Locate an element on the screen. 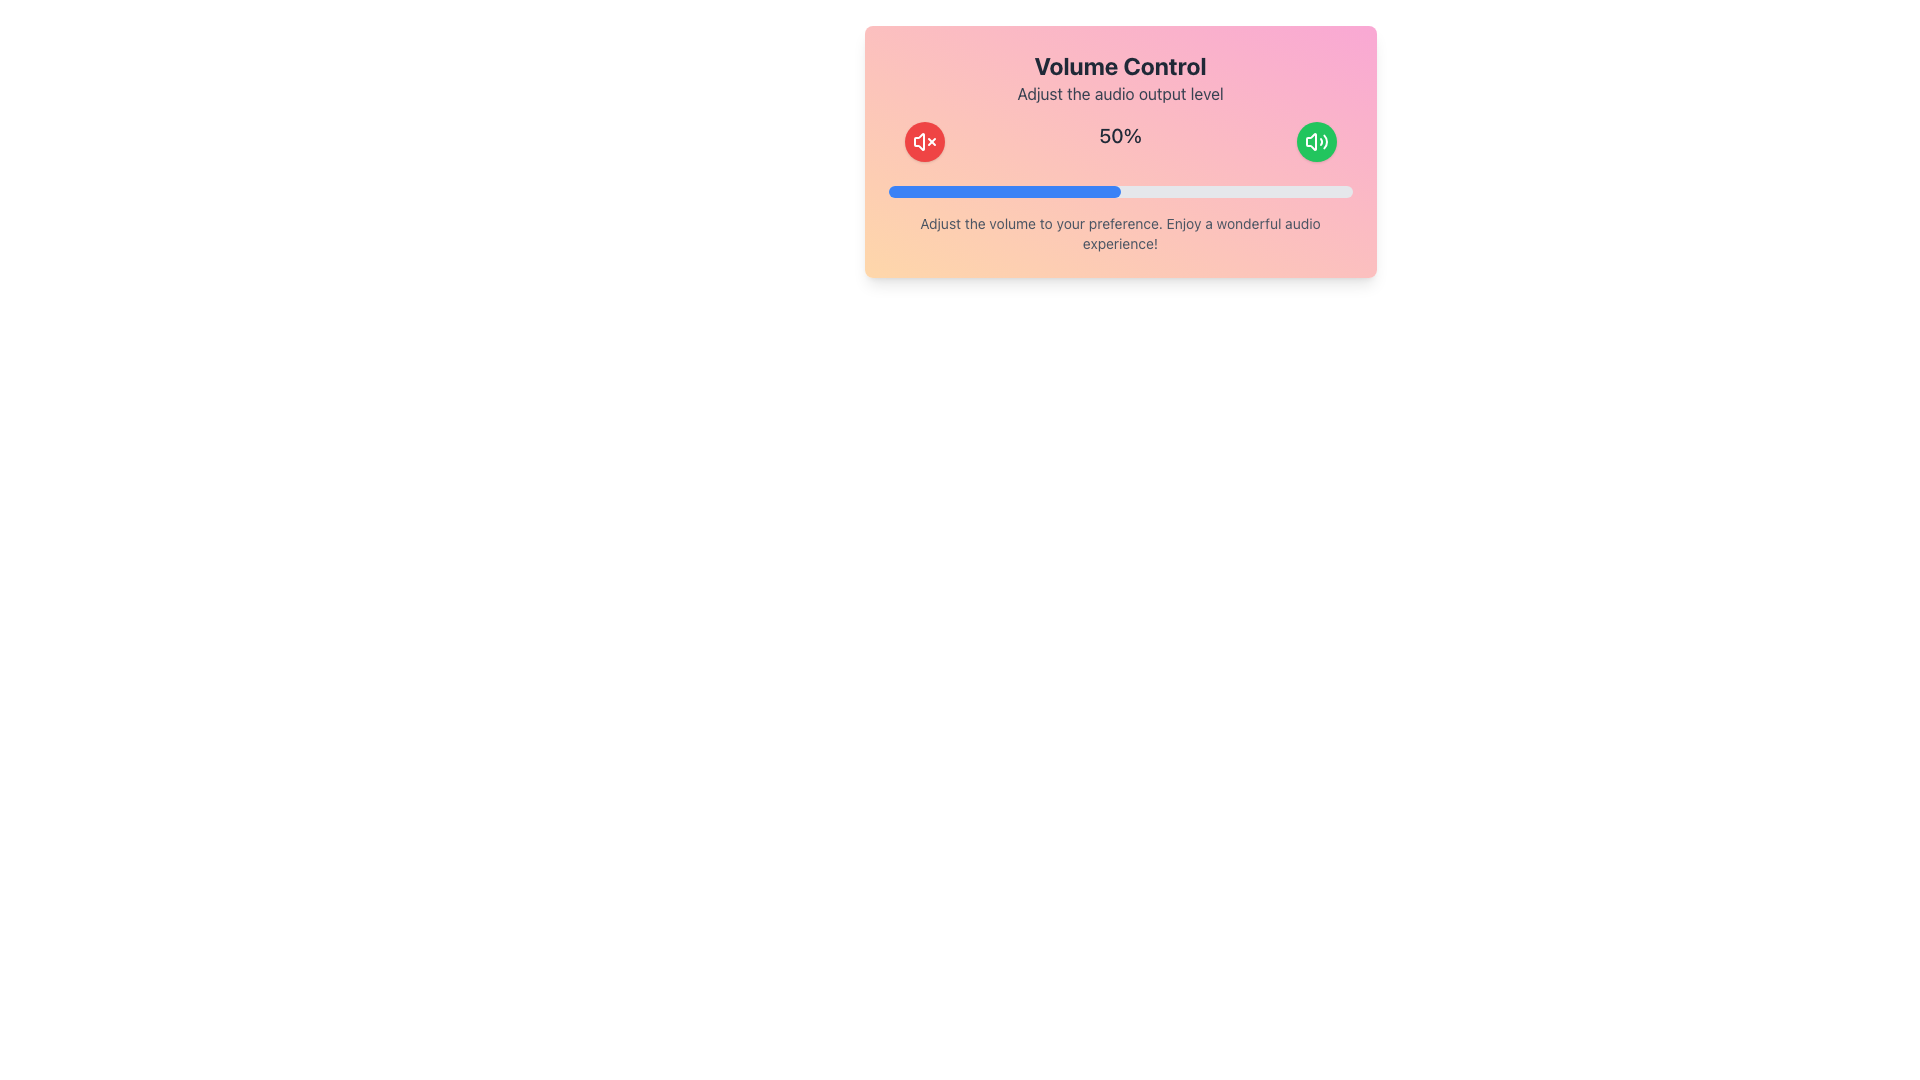 This screenshot has width=1920, height=1080. the volume is located at coordinates (1277, 192).